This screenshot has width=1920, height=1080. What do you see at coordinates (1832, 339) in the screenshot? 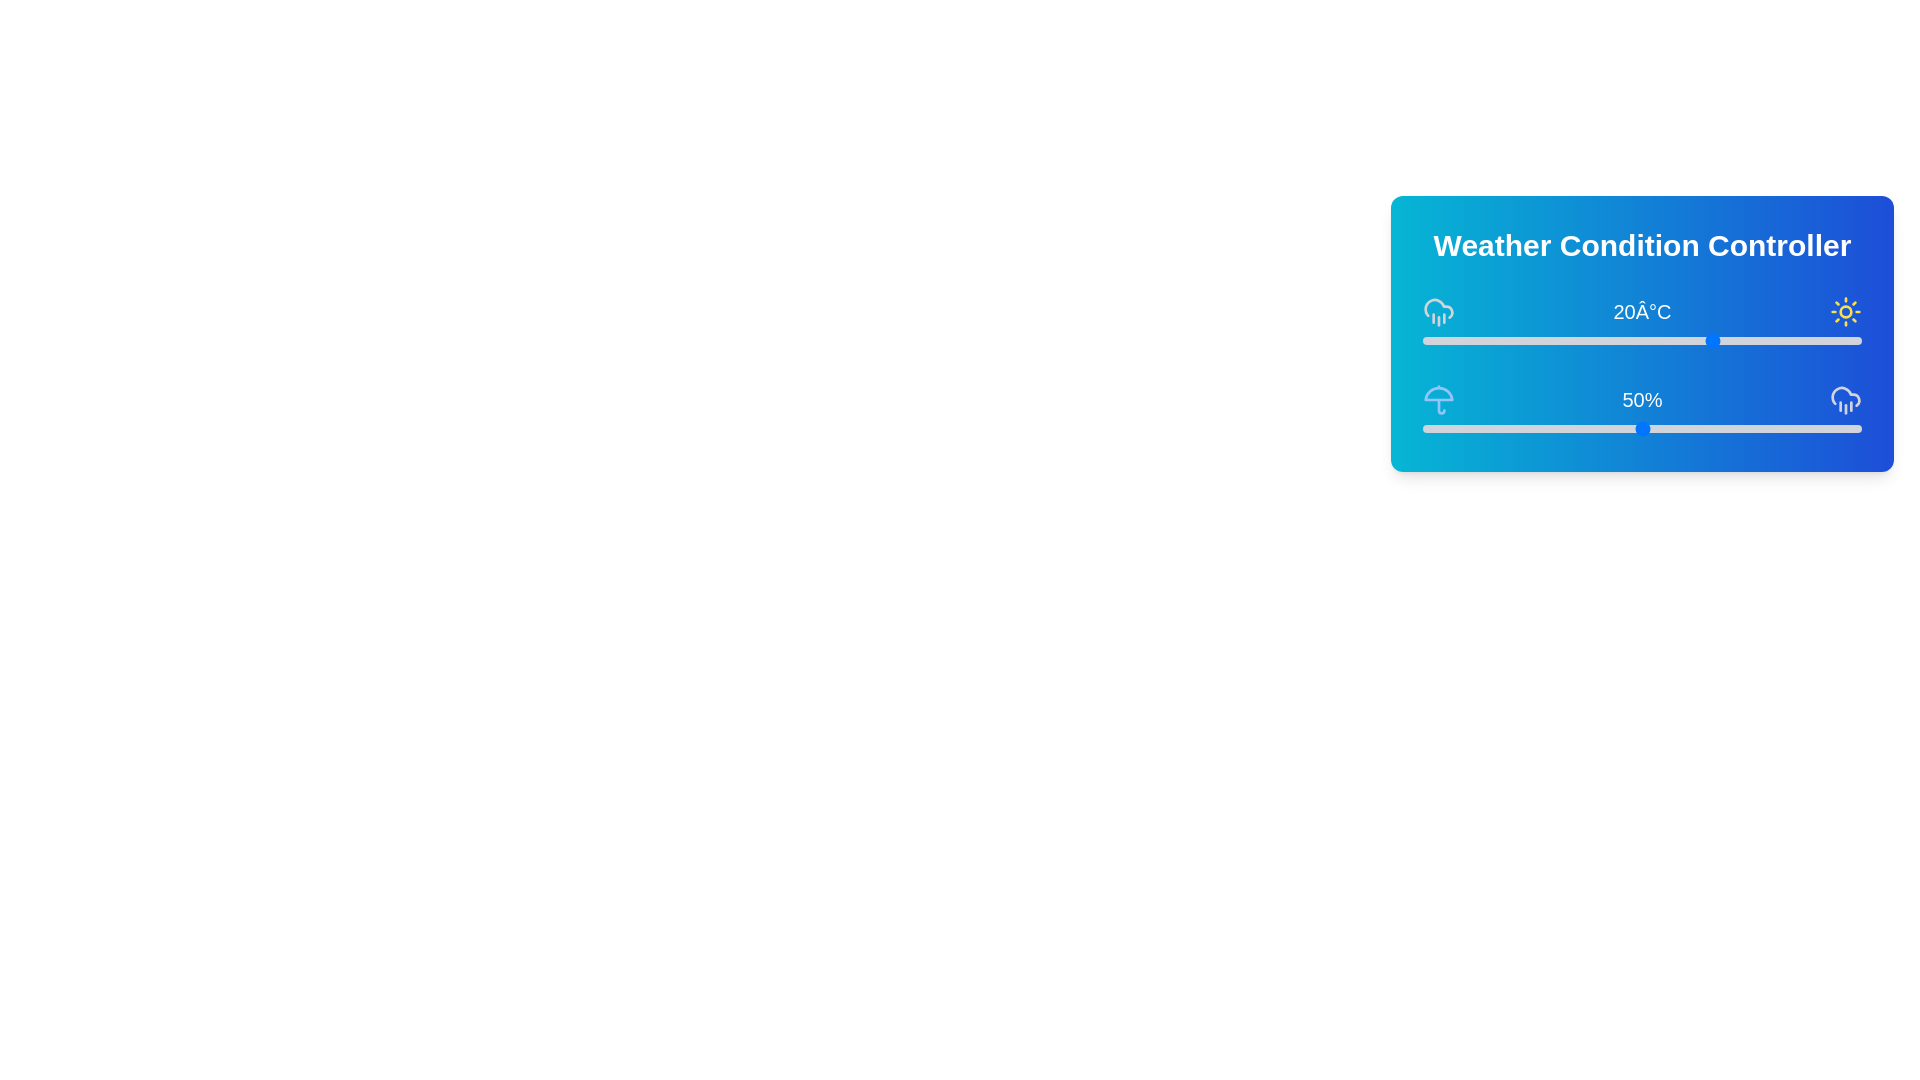
I see `the temperature slider to 36°C` at bounding box center [1832, 339].